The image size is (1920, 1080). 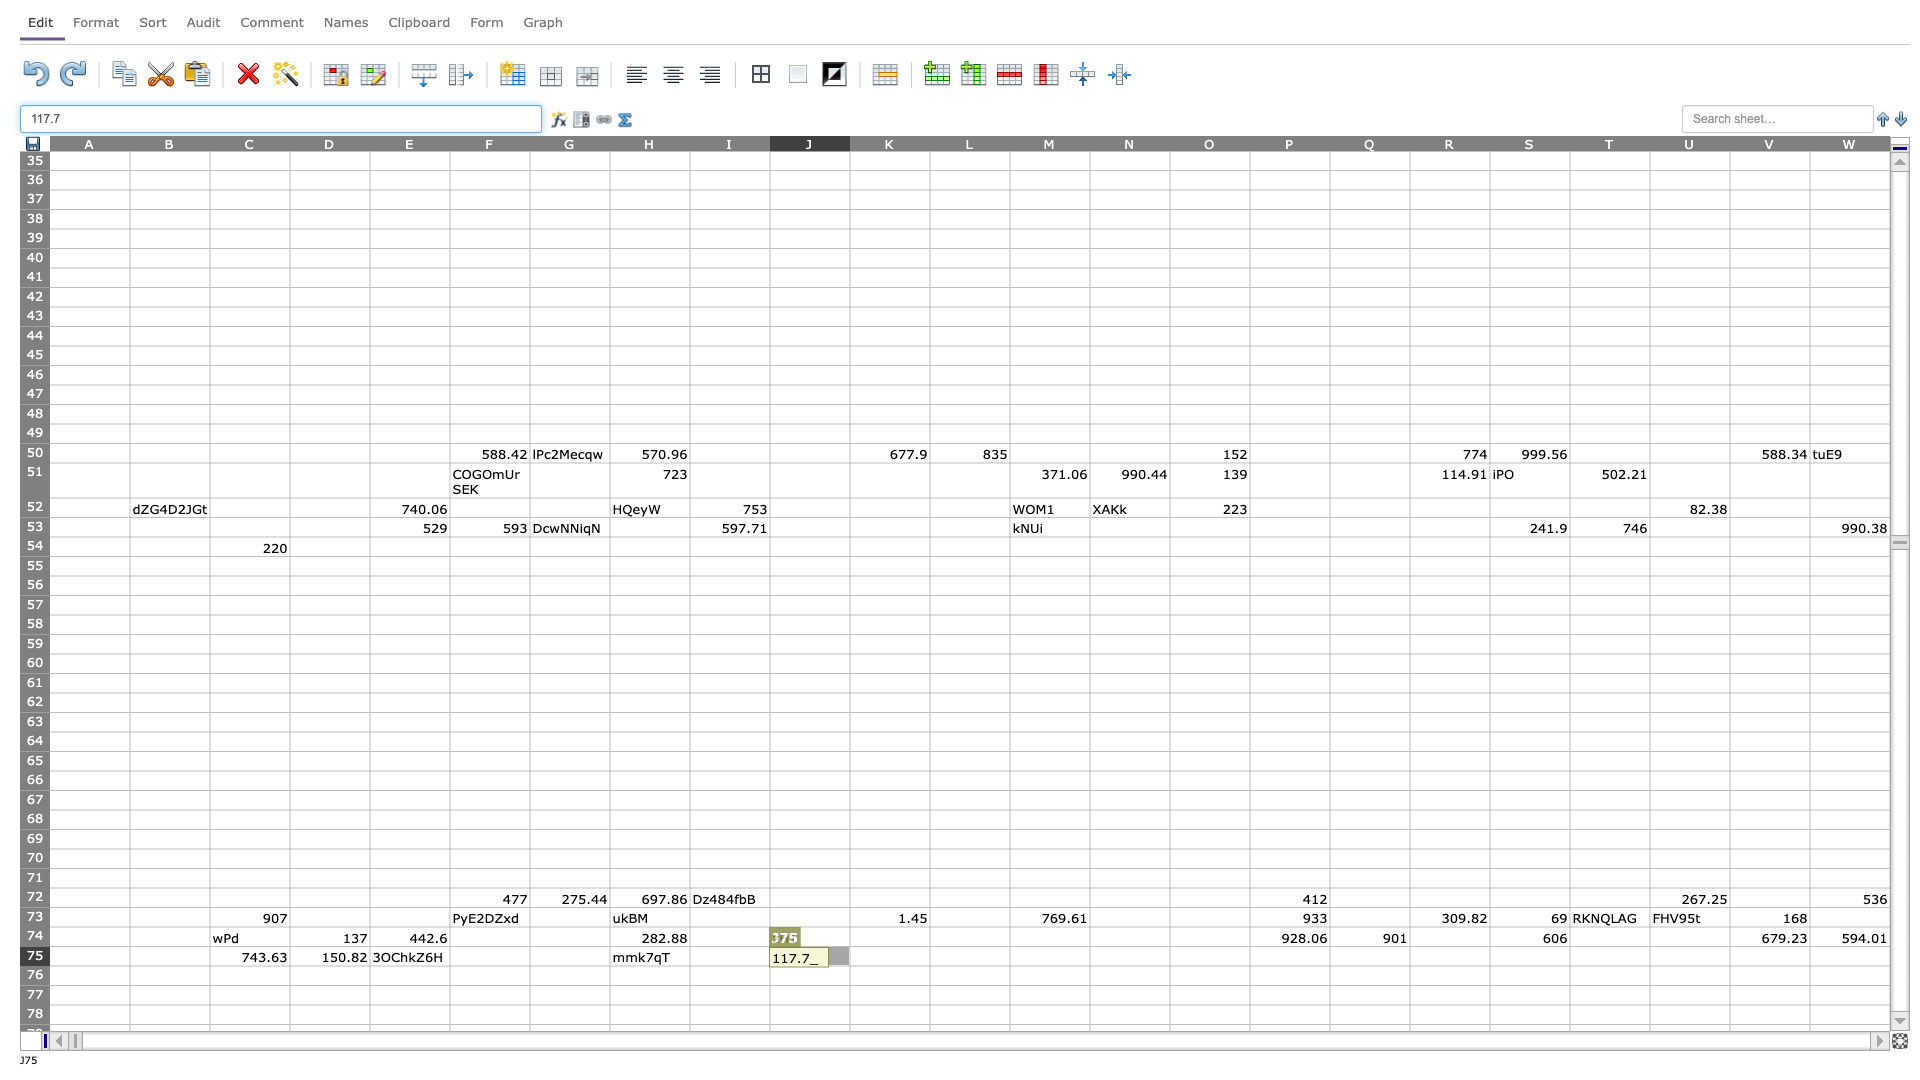 I want to click on Place cursor on top left corner of K75, so click(x=849, y=945).